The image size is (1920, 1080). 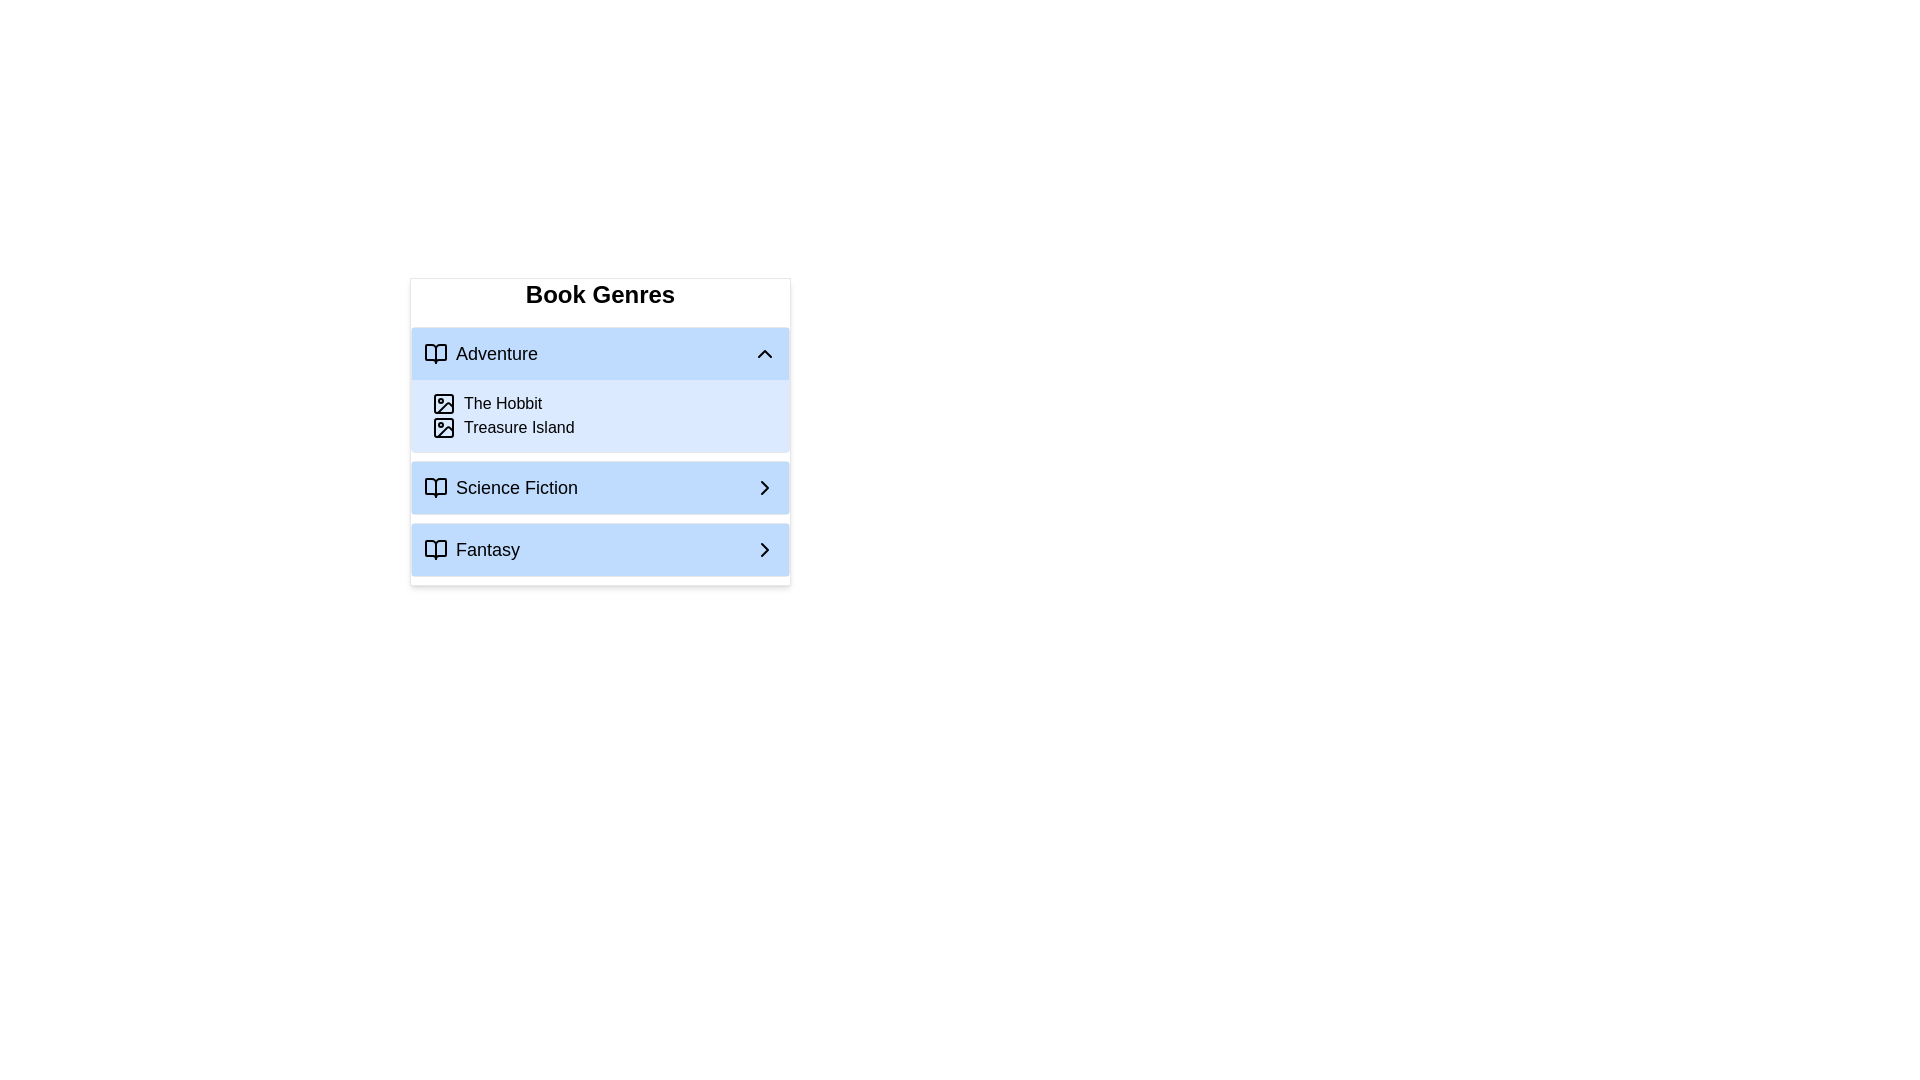 What do you see at coordinates (435, 550) in the screenshot?
I see `the icon representing a book open in the middle, which is styled in a minimalist, line-art style and located to the left of the header text in the 'Fantasy' row of the 'Book Genres' interface` at bounding box center [435, 550].